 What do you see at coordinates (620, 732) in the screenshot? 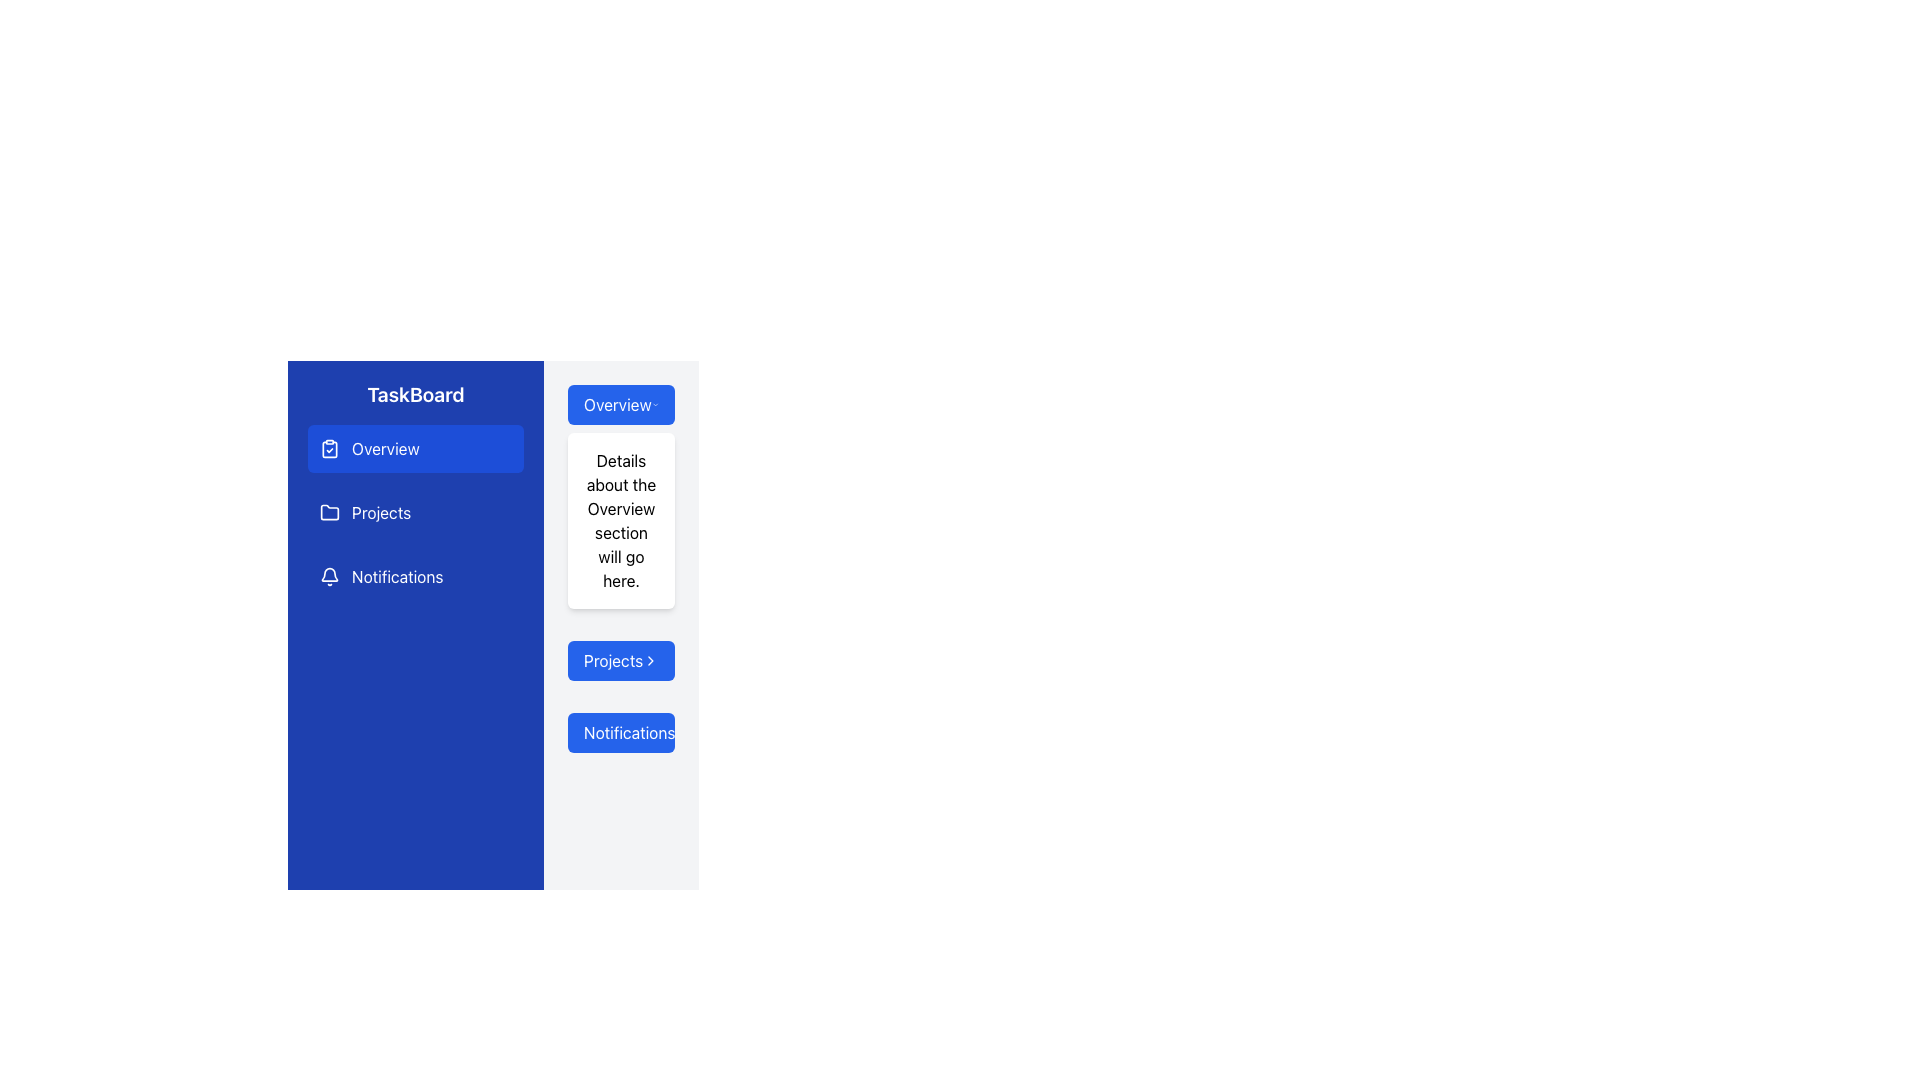
I see `the 'Notifications' button located in the side panel below the 'Projects' button` at bounding box center [620, 732].